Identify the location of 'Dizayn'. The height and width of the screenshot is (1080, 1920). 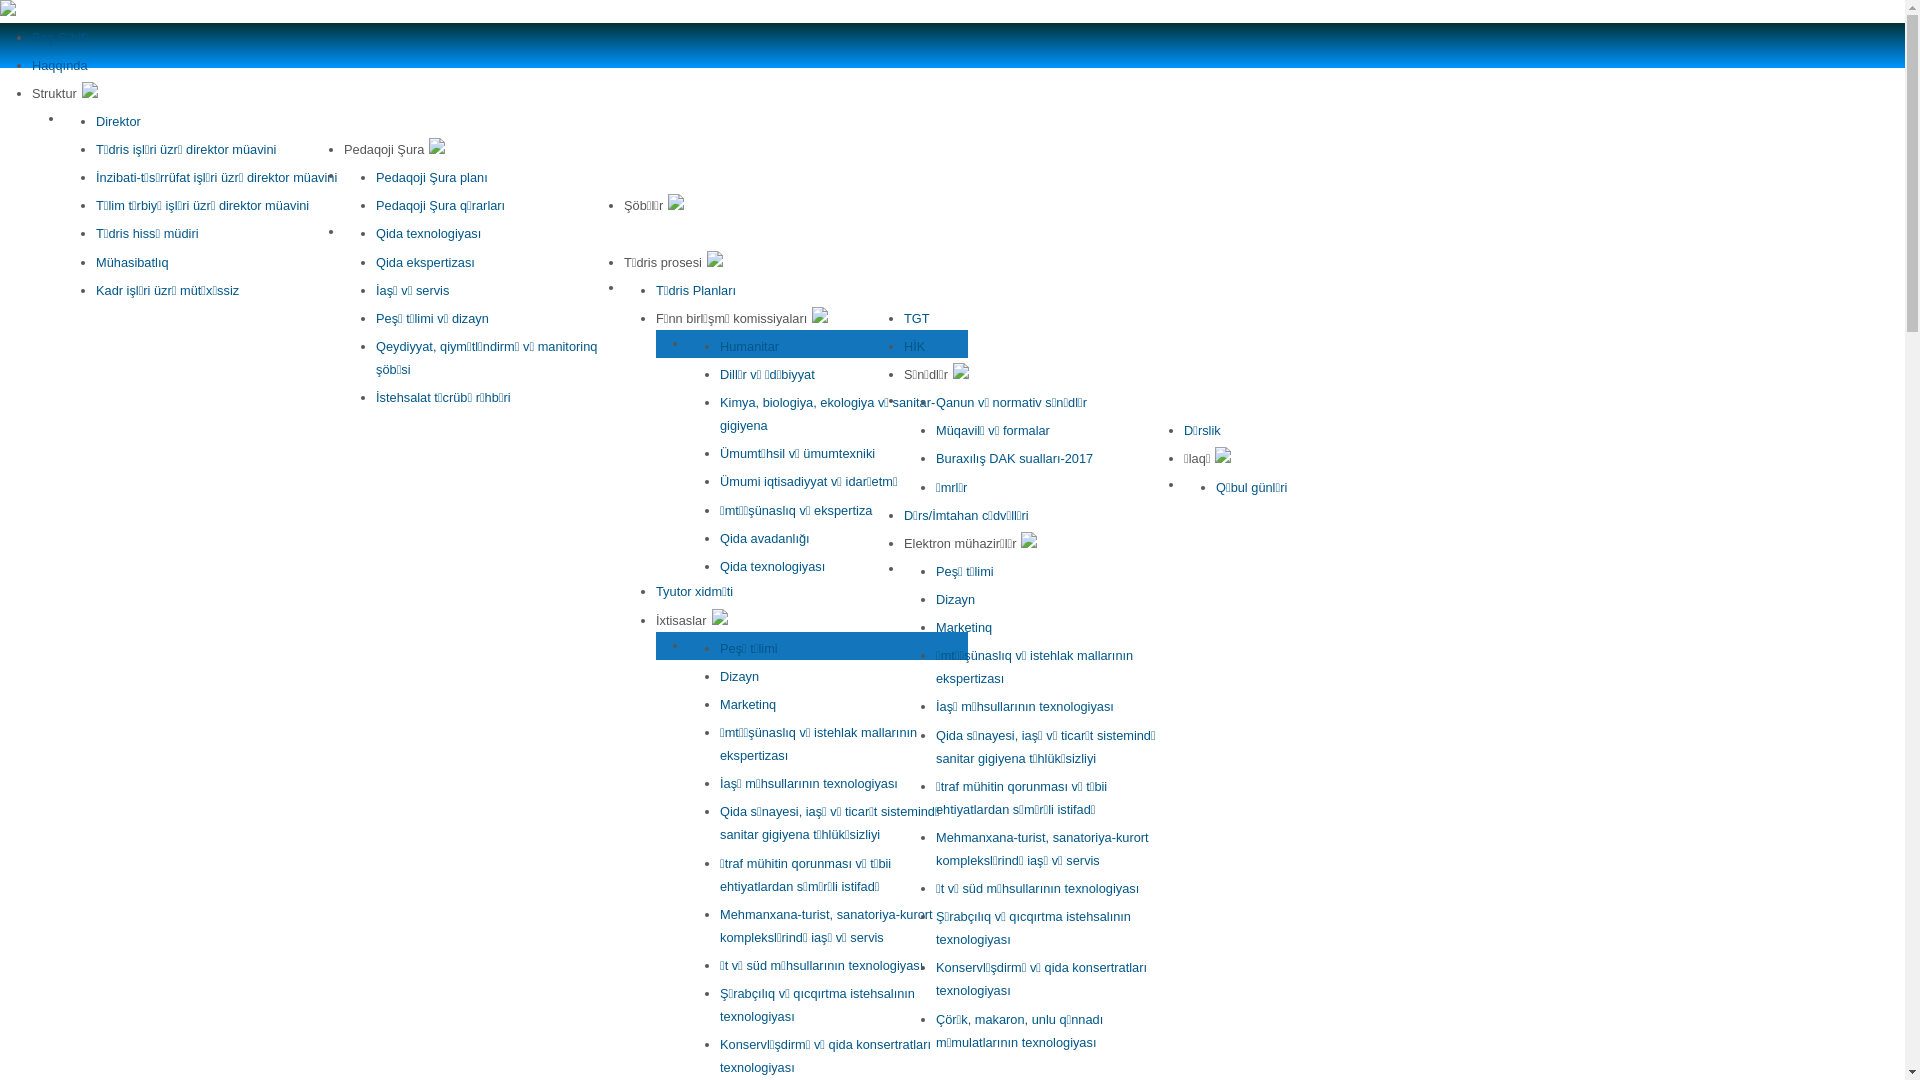
(738, 675).